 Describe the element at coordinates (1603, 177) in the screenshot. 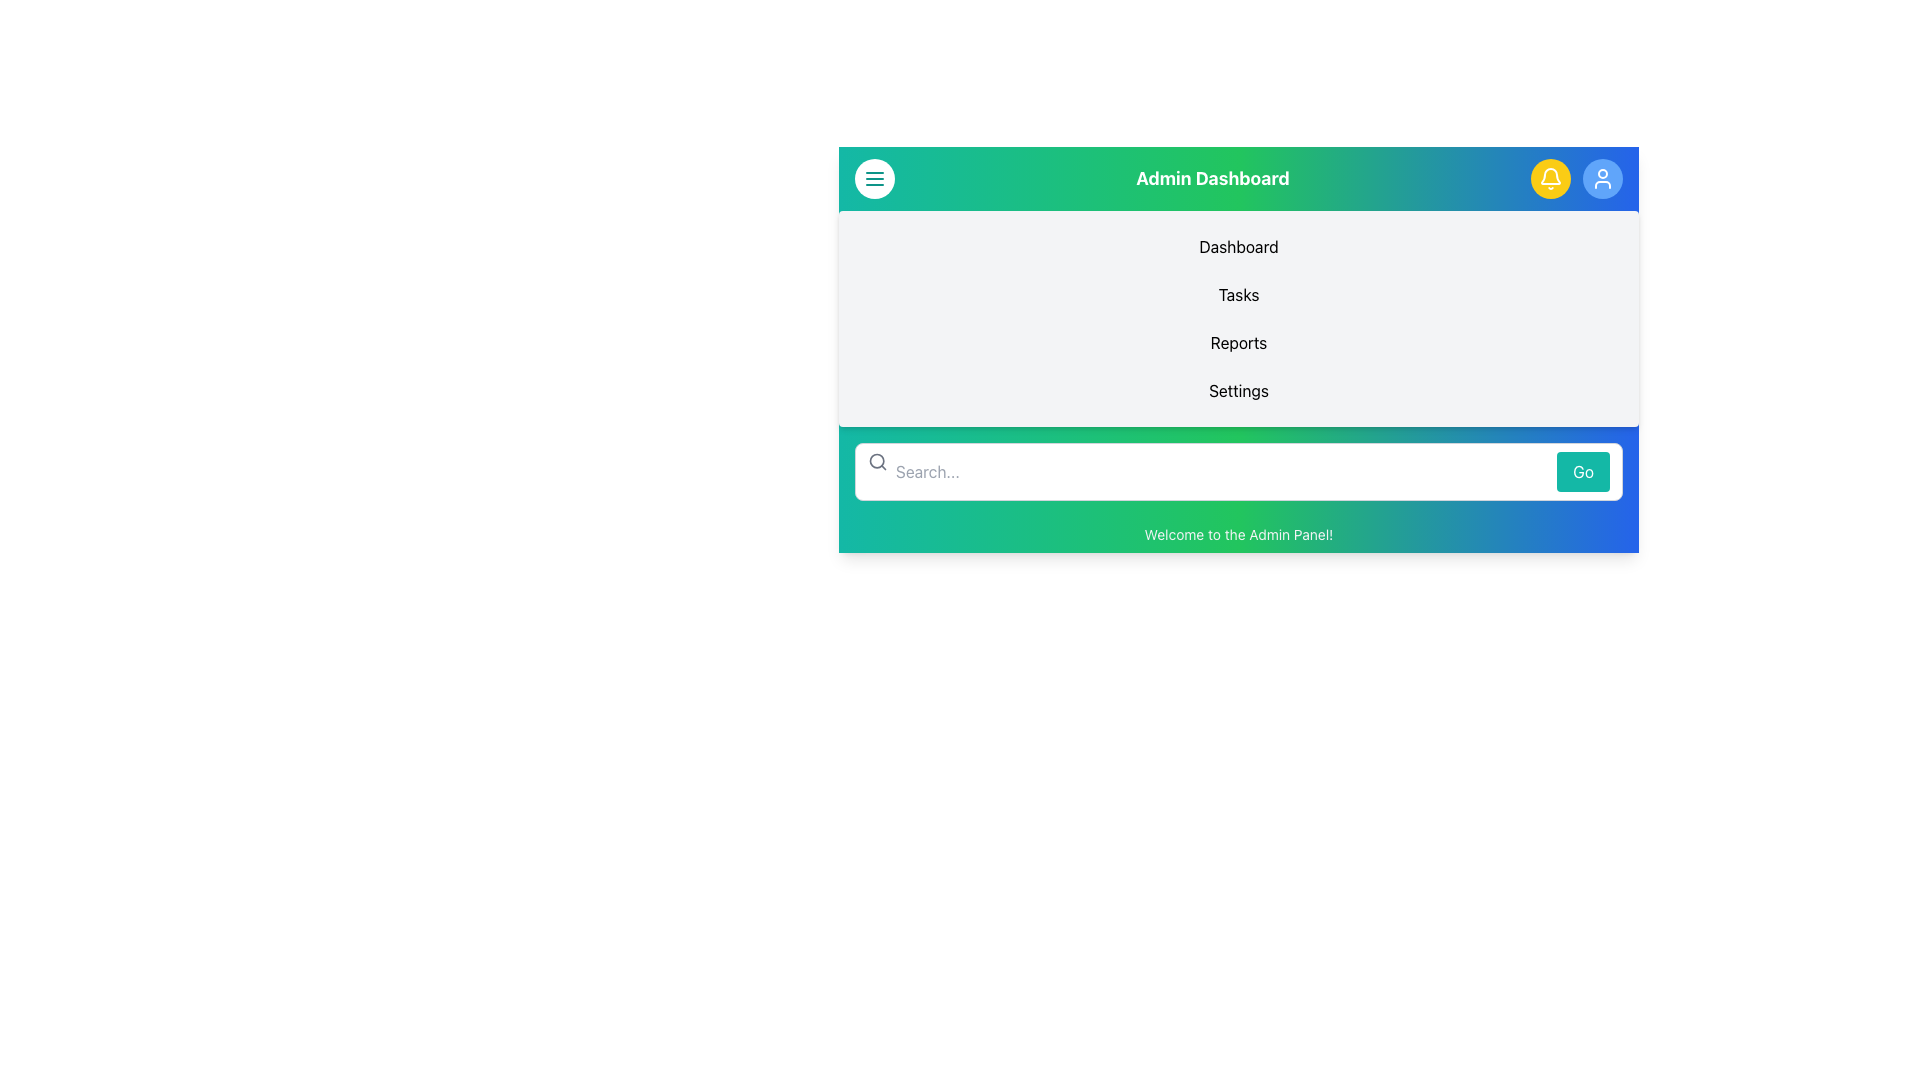

I see `the second circular button at the top-right corner of the interface` at that location.